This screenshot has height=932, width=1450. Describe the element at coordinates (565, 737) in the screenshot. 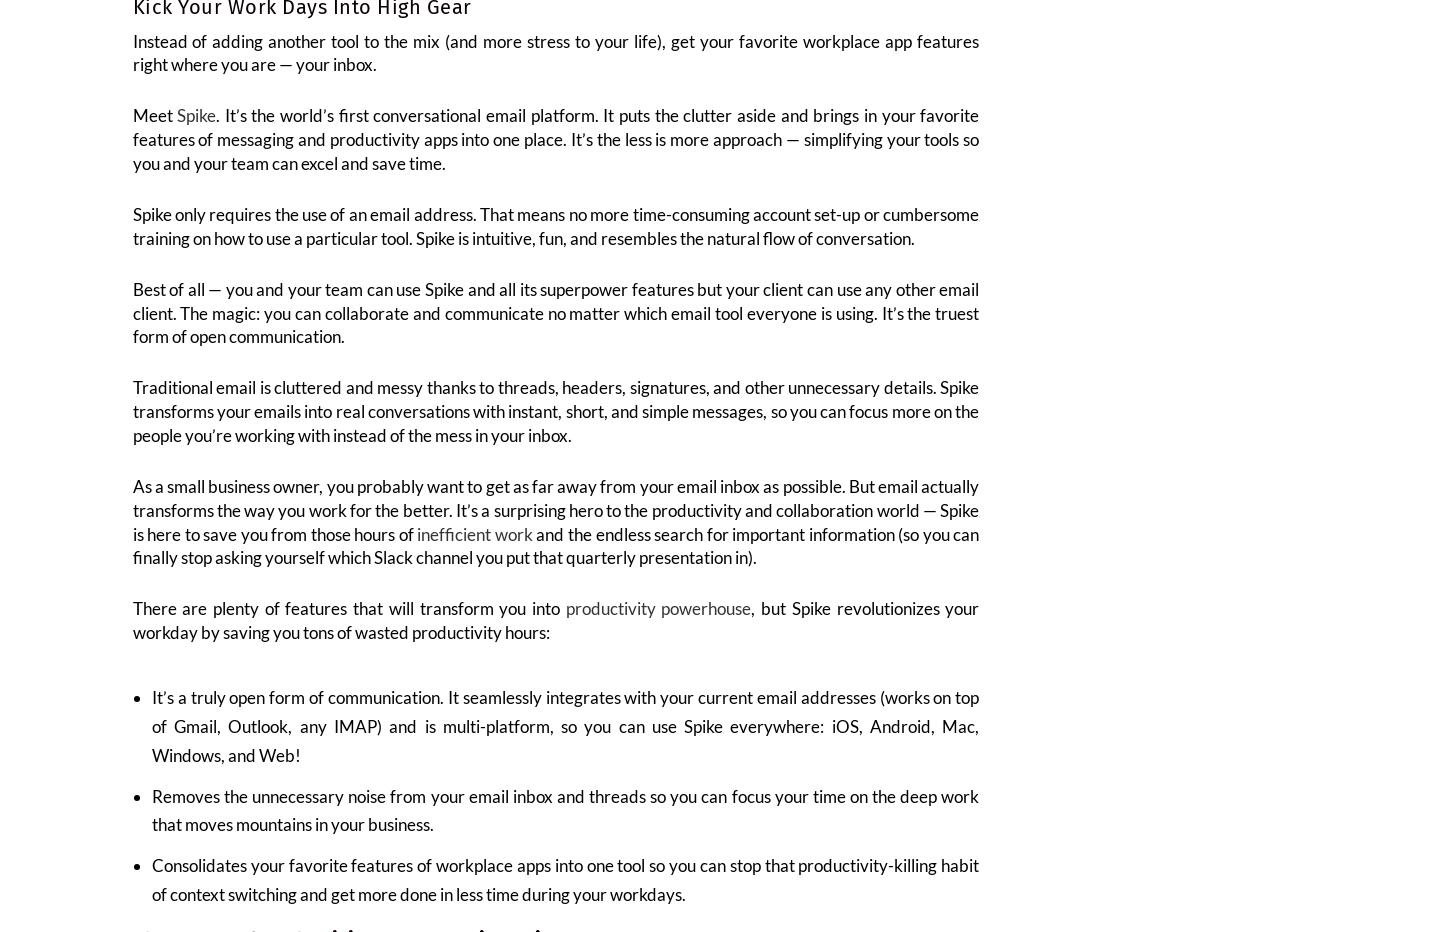

I see `'It’s a truly open form of communication. It seamlessly integrates with your current email addresses (works on top of Gmail, Outlook, any IMAP) and is multi-platform, so you can use Spike everywhere: iOS, Android, Mac, Windows, and Web!'` at that location.